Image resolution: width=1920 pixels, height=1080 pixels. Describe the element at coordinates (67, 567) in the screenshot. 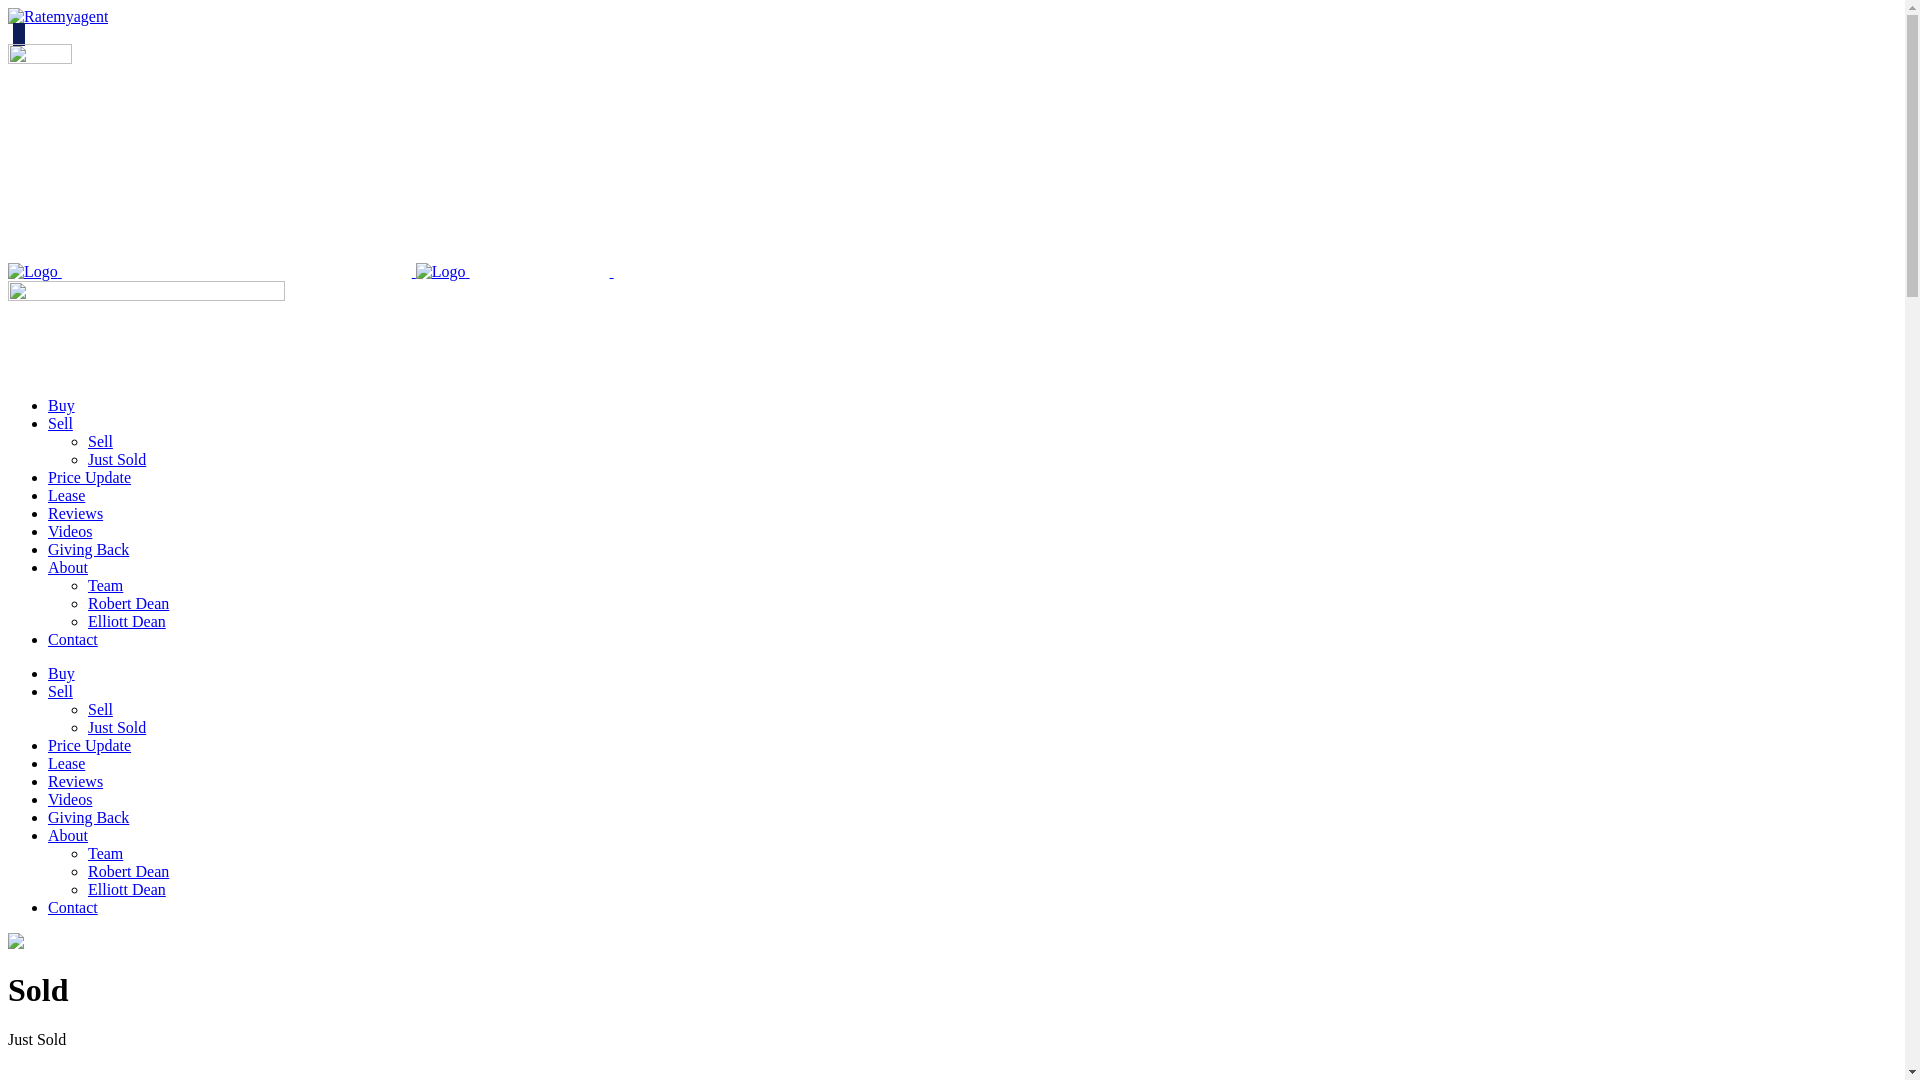

I see `'About'` at that location.